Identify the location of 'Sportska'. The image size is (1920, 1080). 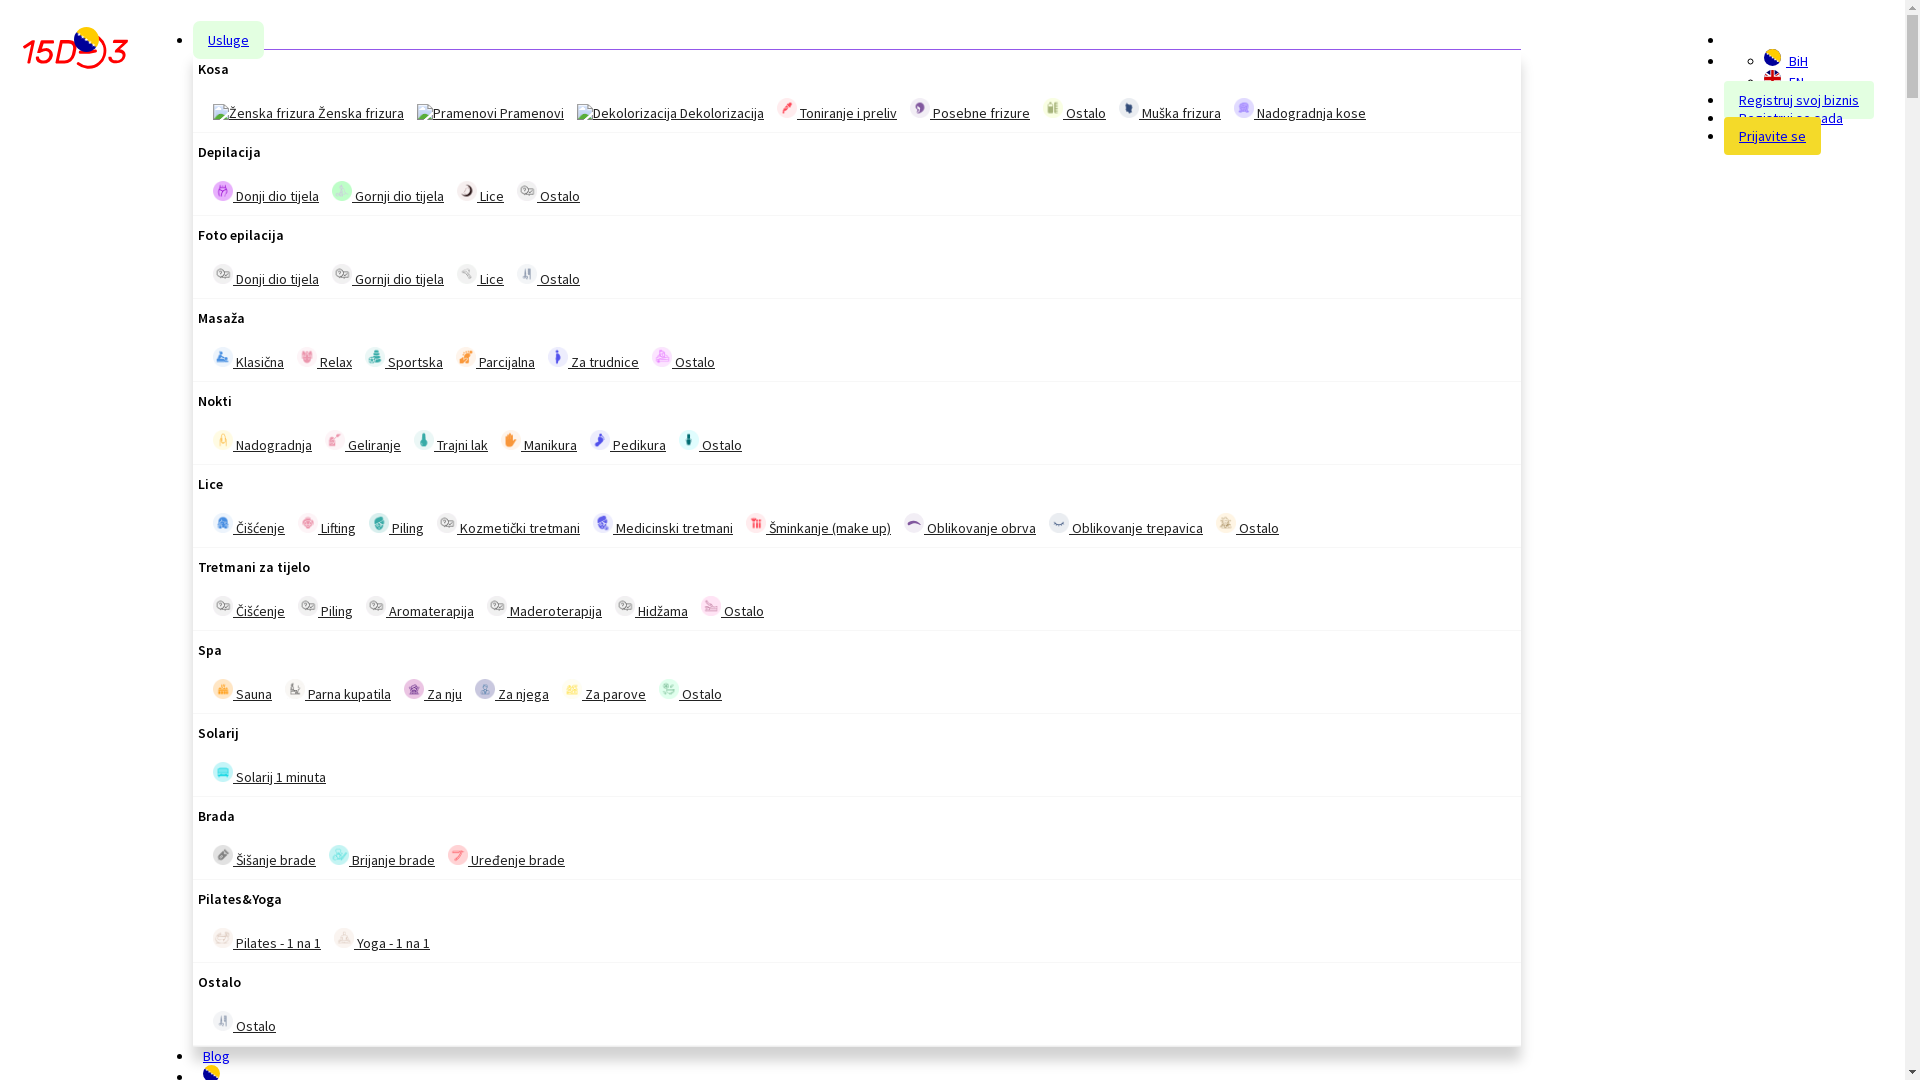
(402, 357).